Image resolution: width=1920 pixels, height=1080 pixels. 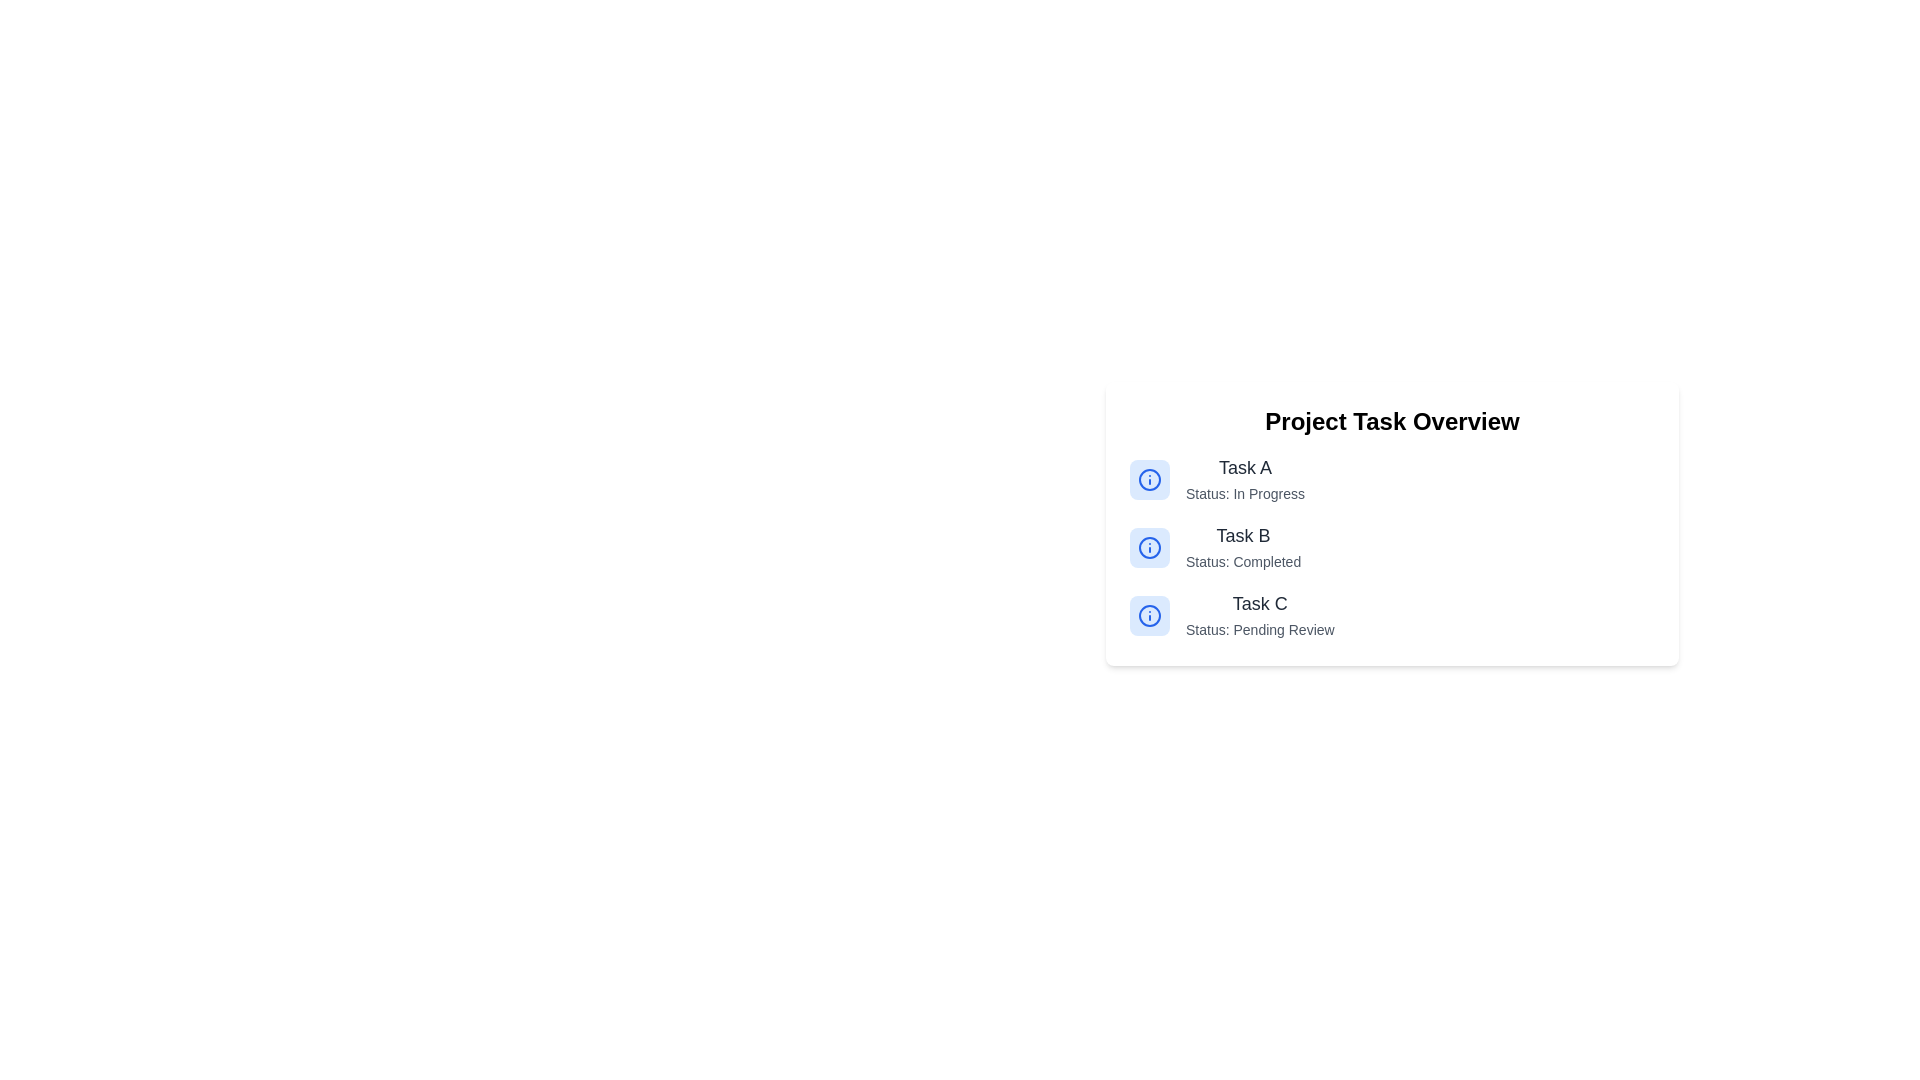 What do you see at coordinates (1242, 535) in the screenshot?
I see `the text label displaying 'Task B', which is bold, large, dark gray, and positioned between 'Task A' and 'Task C'` at bounding box center [1242, 535].